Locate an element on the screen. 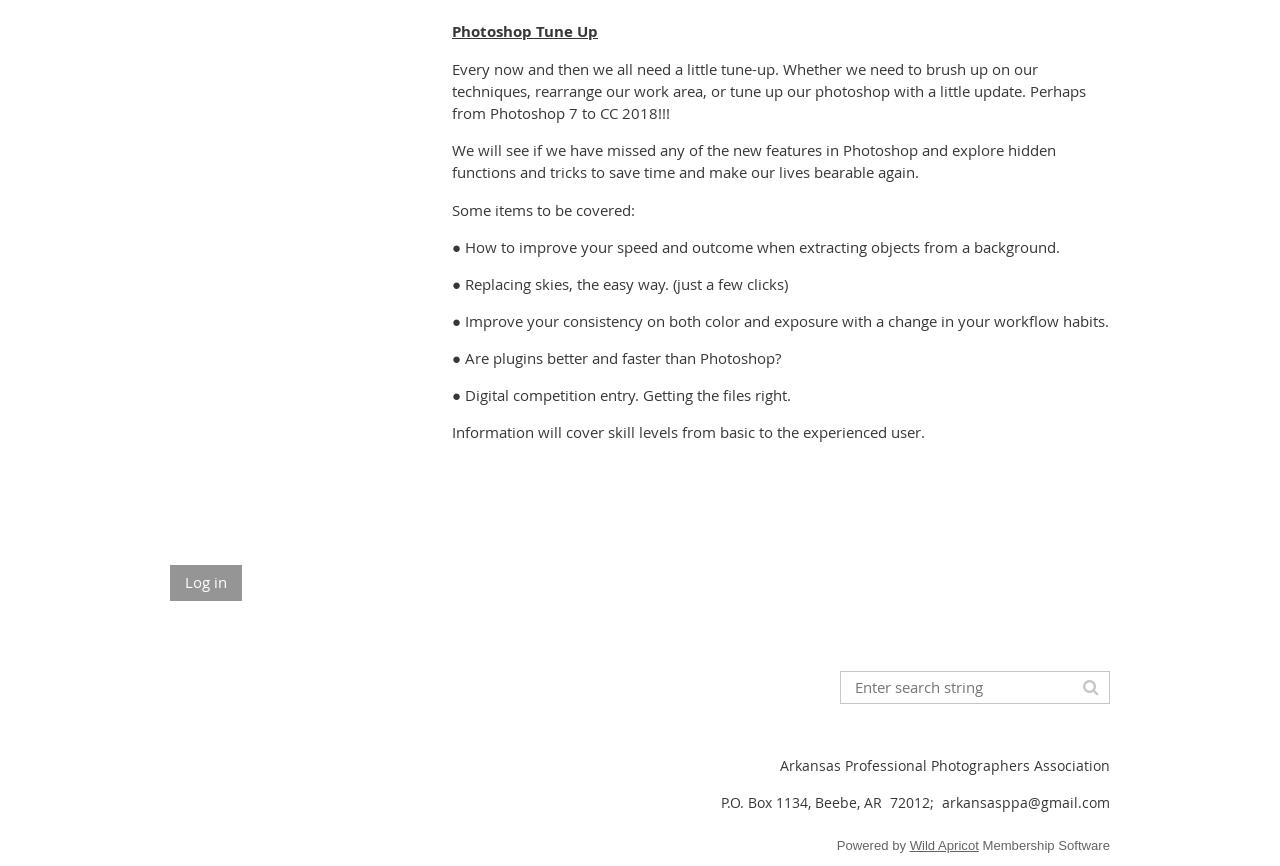 This screenshot has width=1280, height=866. 'We will see if we have missed any of the new features in Photoshop and explore hidden functions and tricks to save time and make our lives bearable again.' is located at coordinates (753, 160).